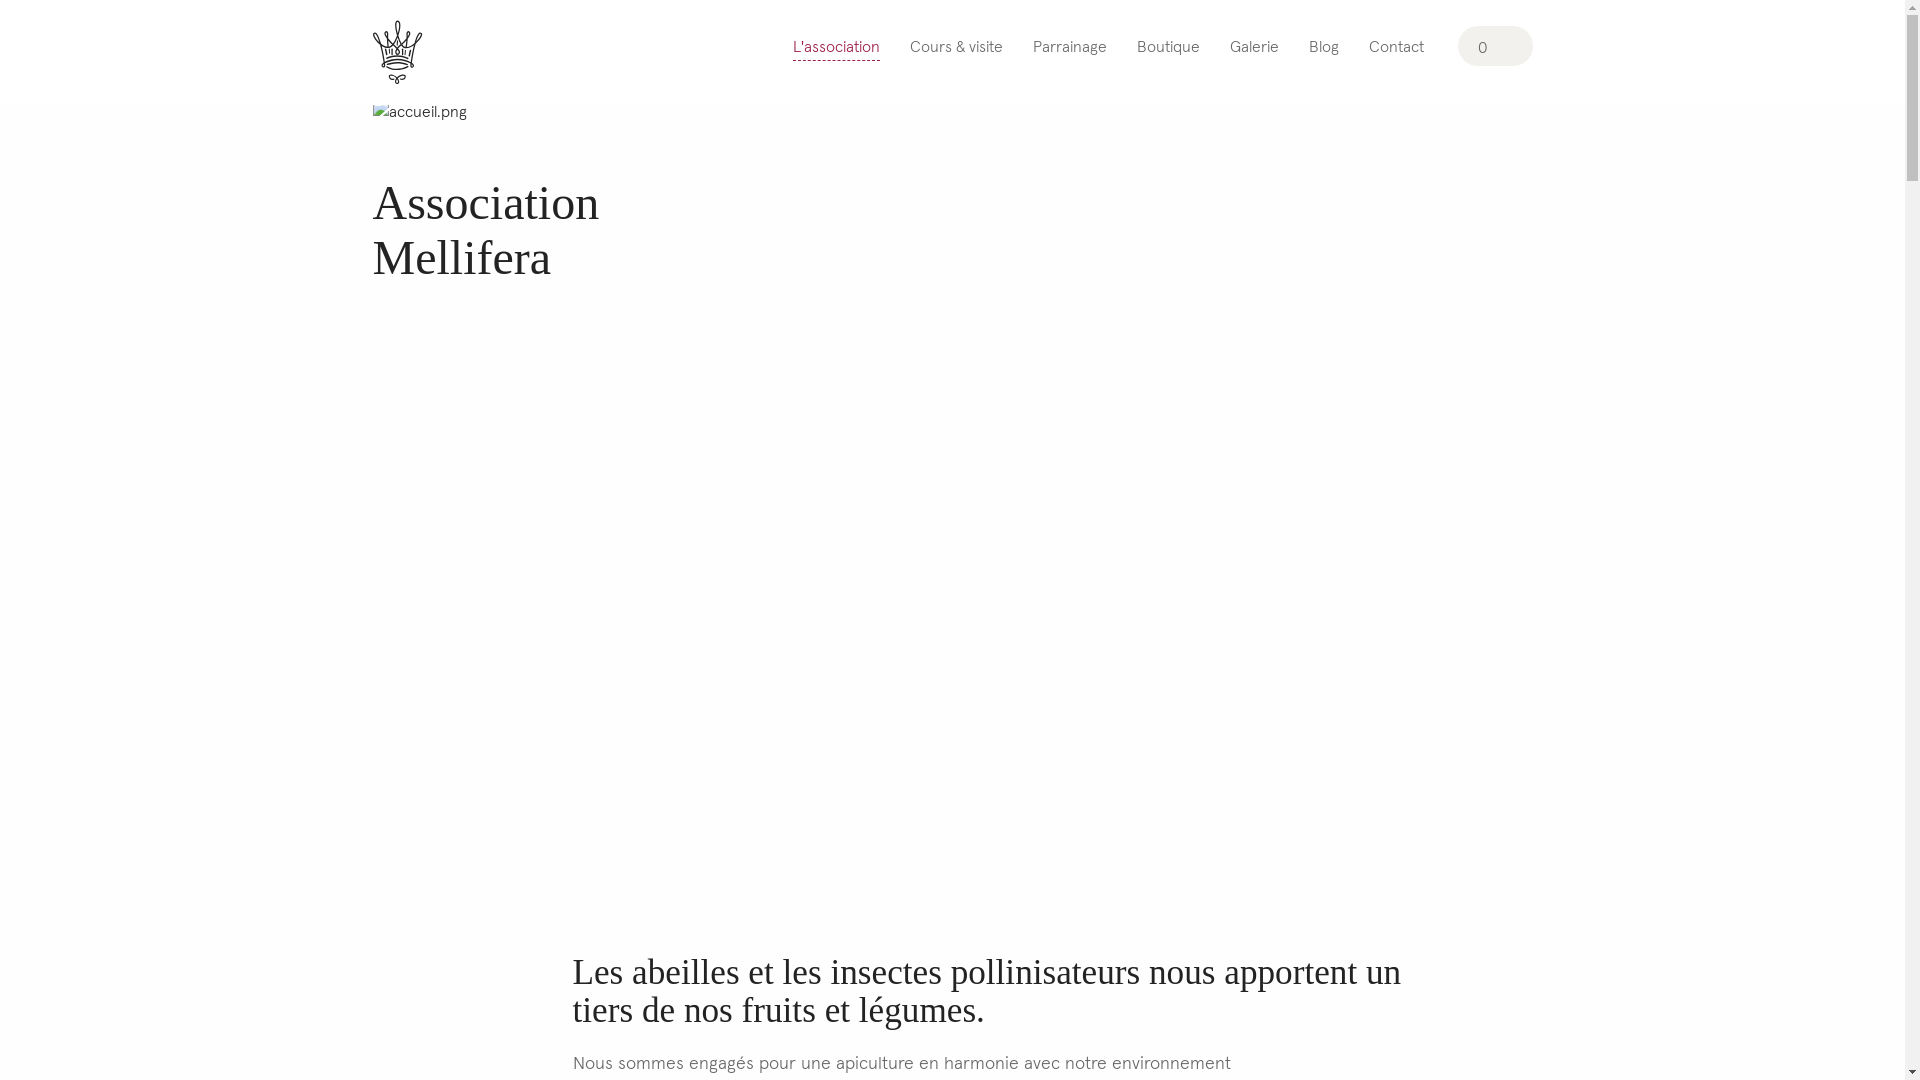 This screenshot has width=1920, height=1080. I want to click on 'Contact', so click(1394, 47).